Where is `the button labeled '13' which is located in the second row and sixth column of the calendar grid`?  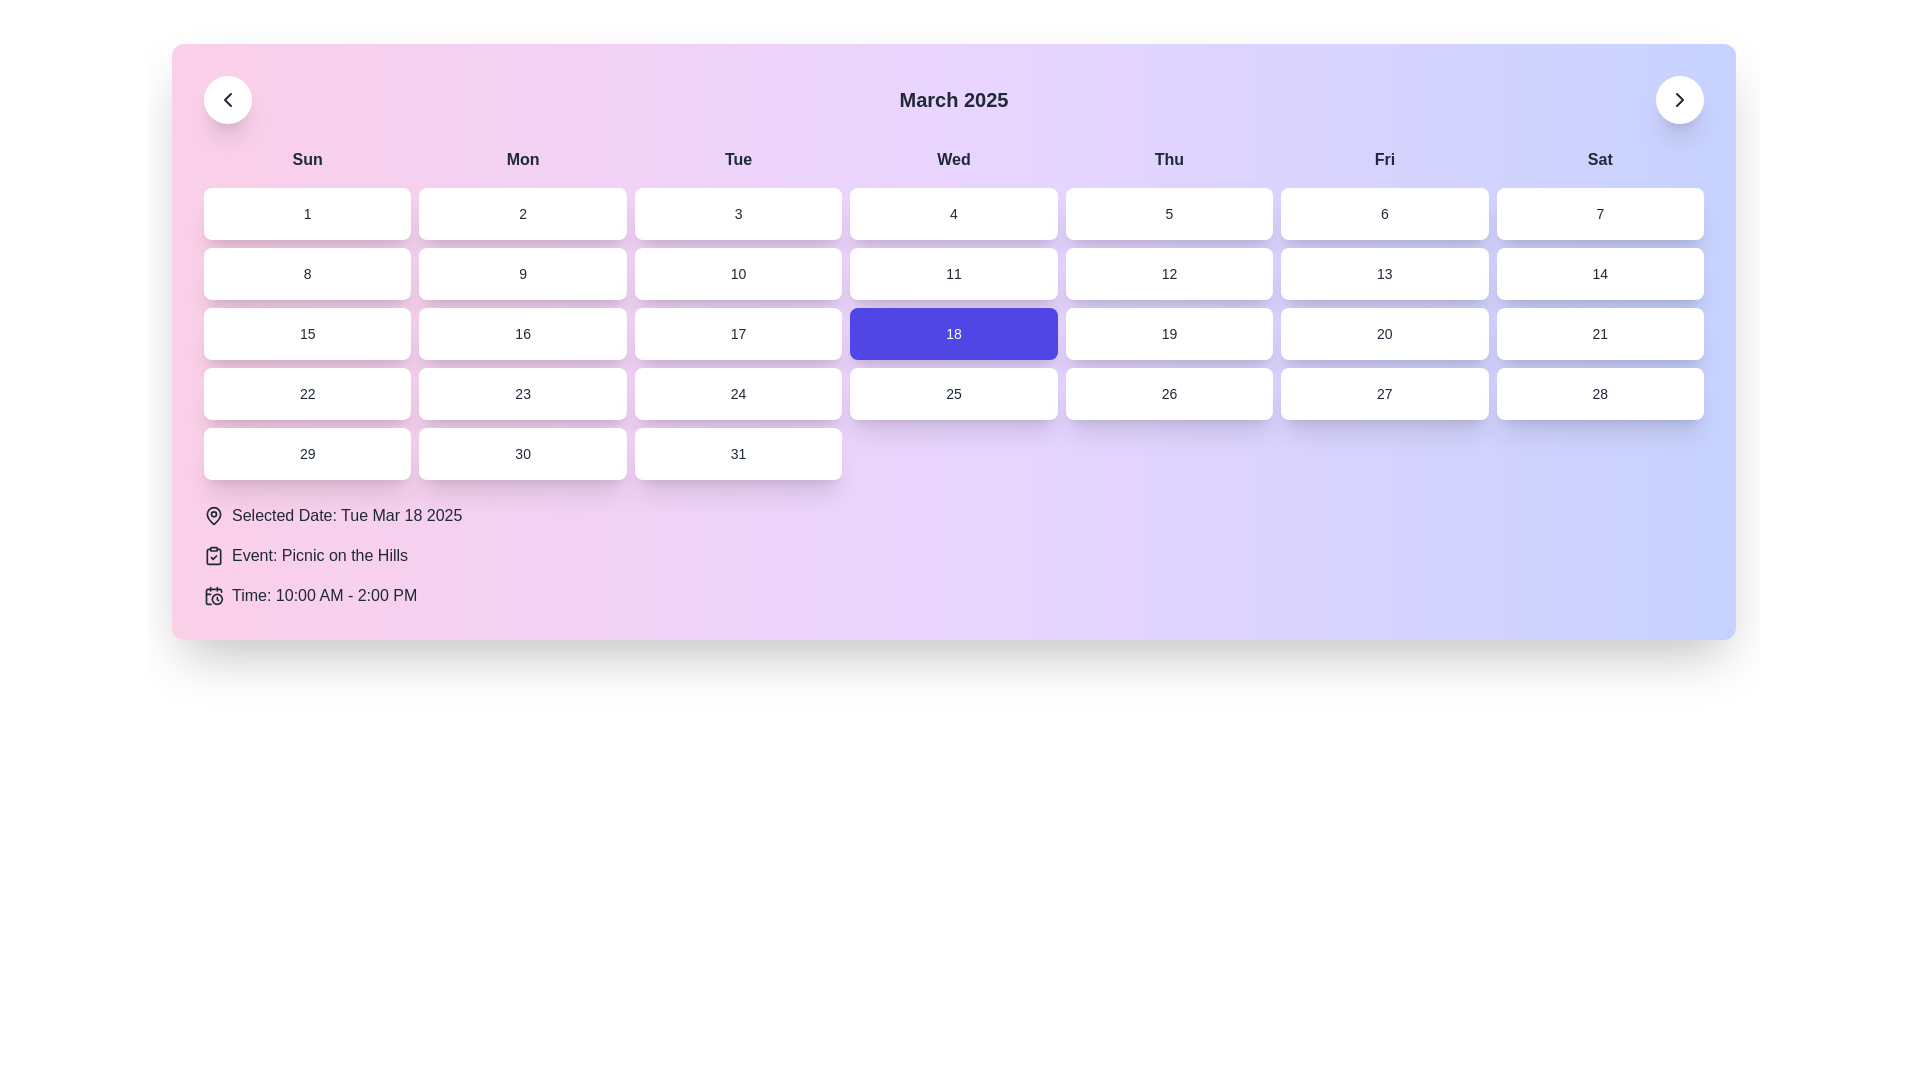 the button labeled '13' which is located in the second row and sixth column of the calendar grid is located at coordinates (1382, 273).